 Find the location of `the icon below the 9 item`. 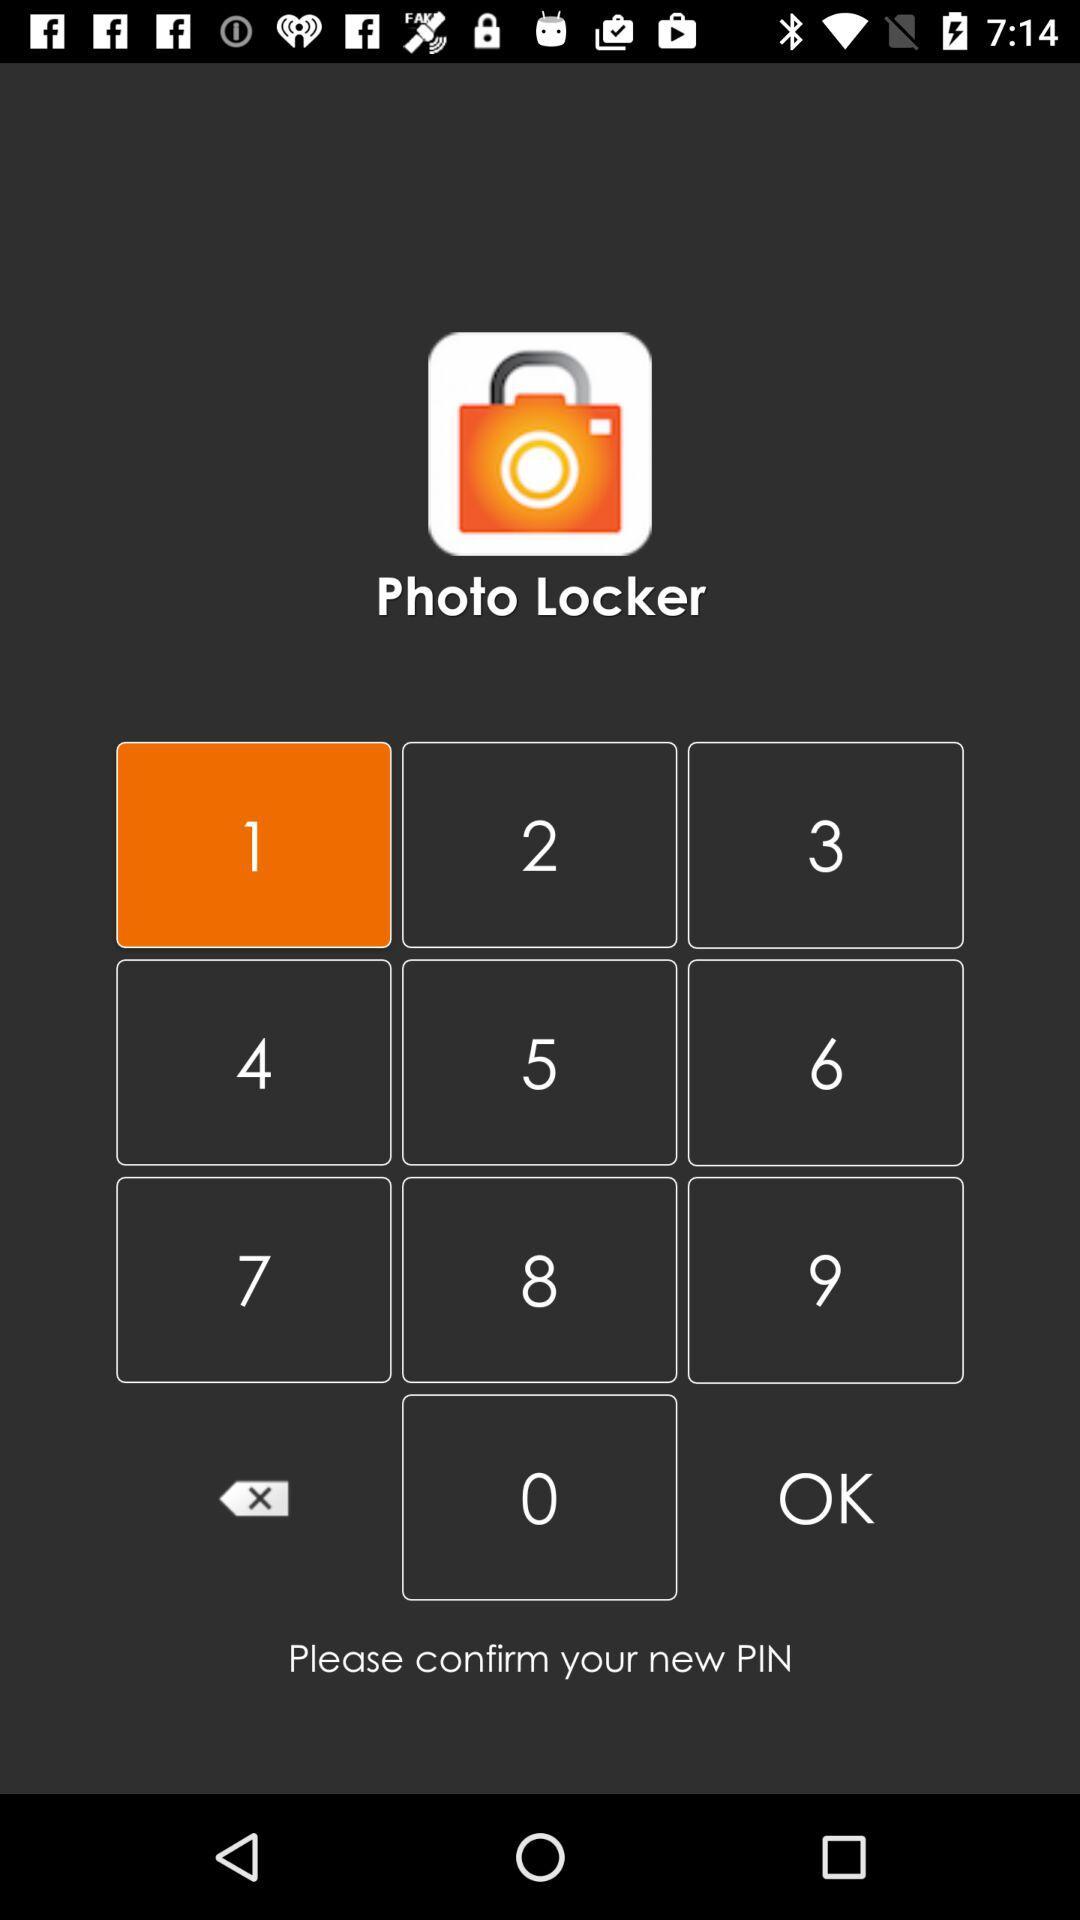

the icon below the 9 item is located at coordinates (825, 1497).